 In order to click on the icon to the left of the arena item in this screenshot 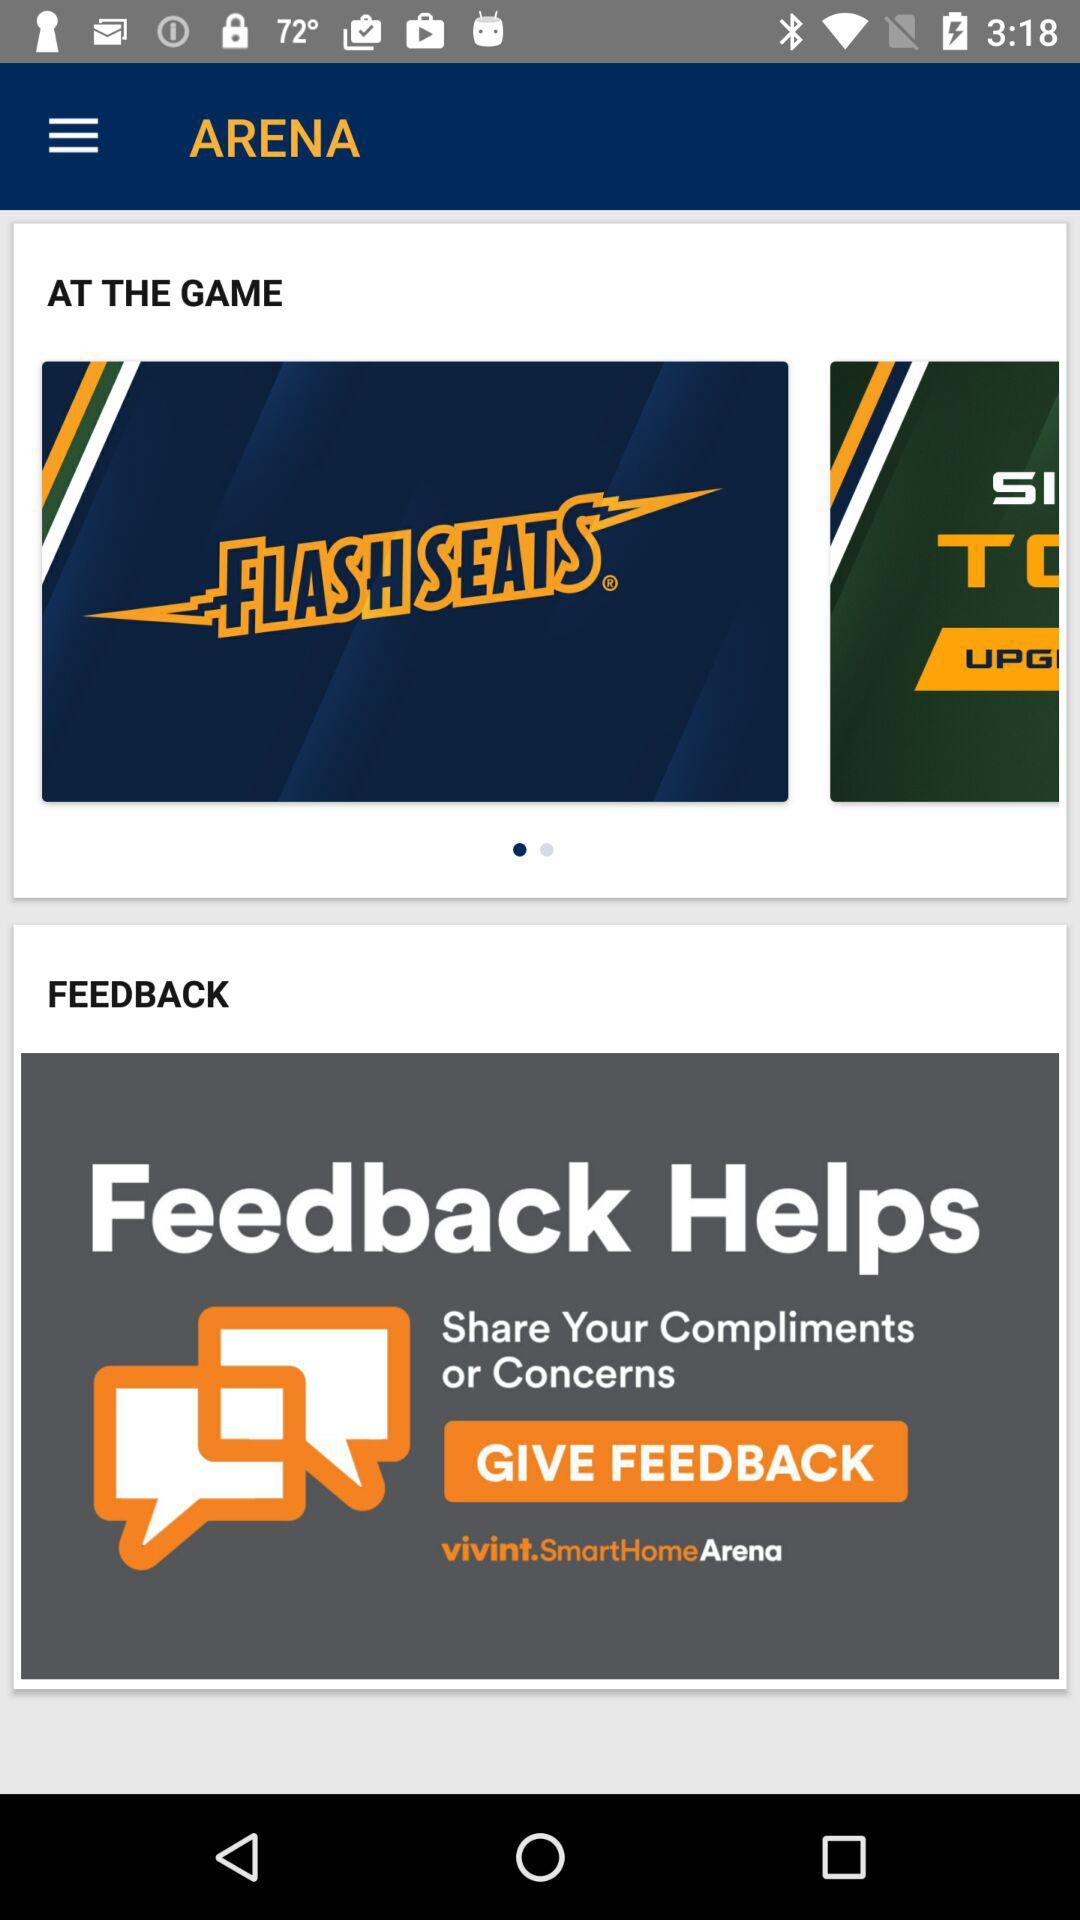, I will do `click(72, 135)`.